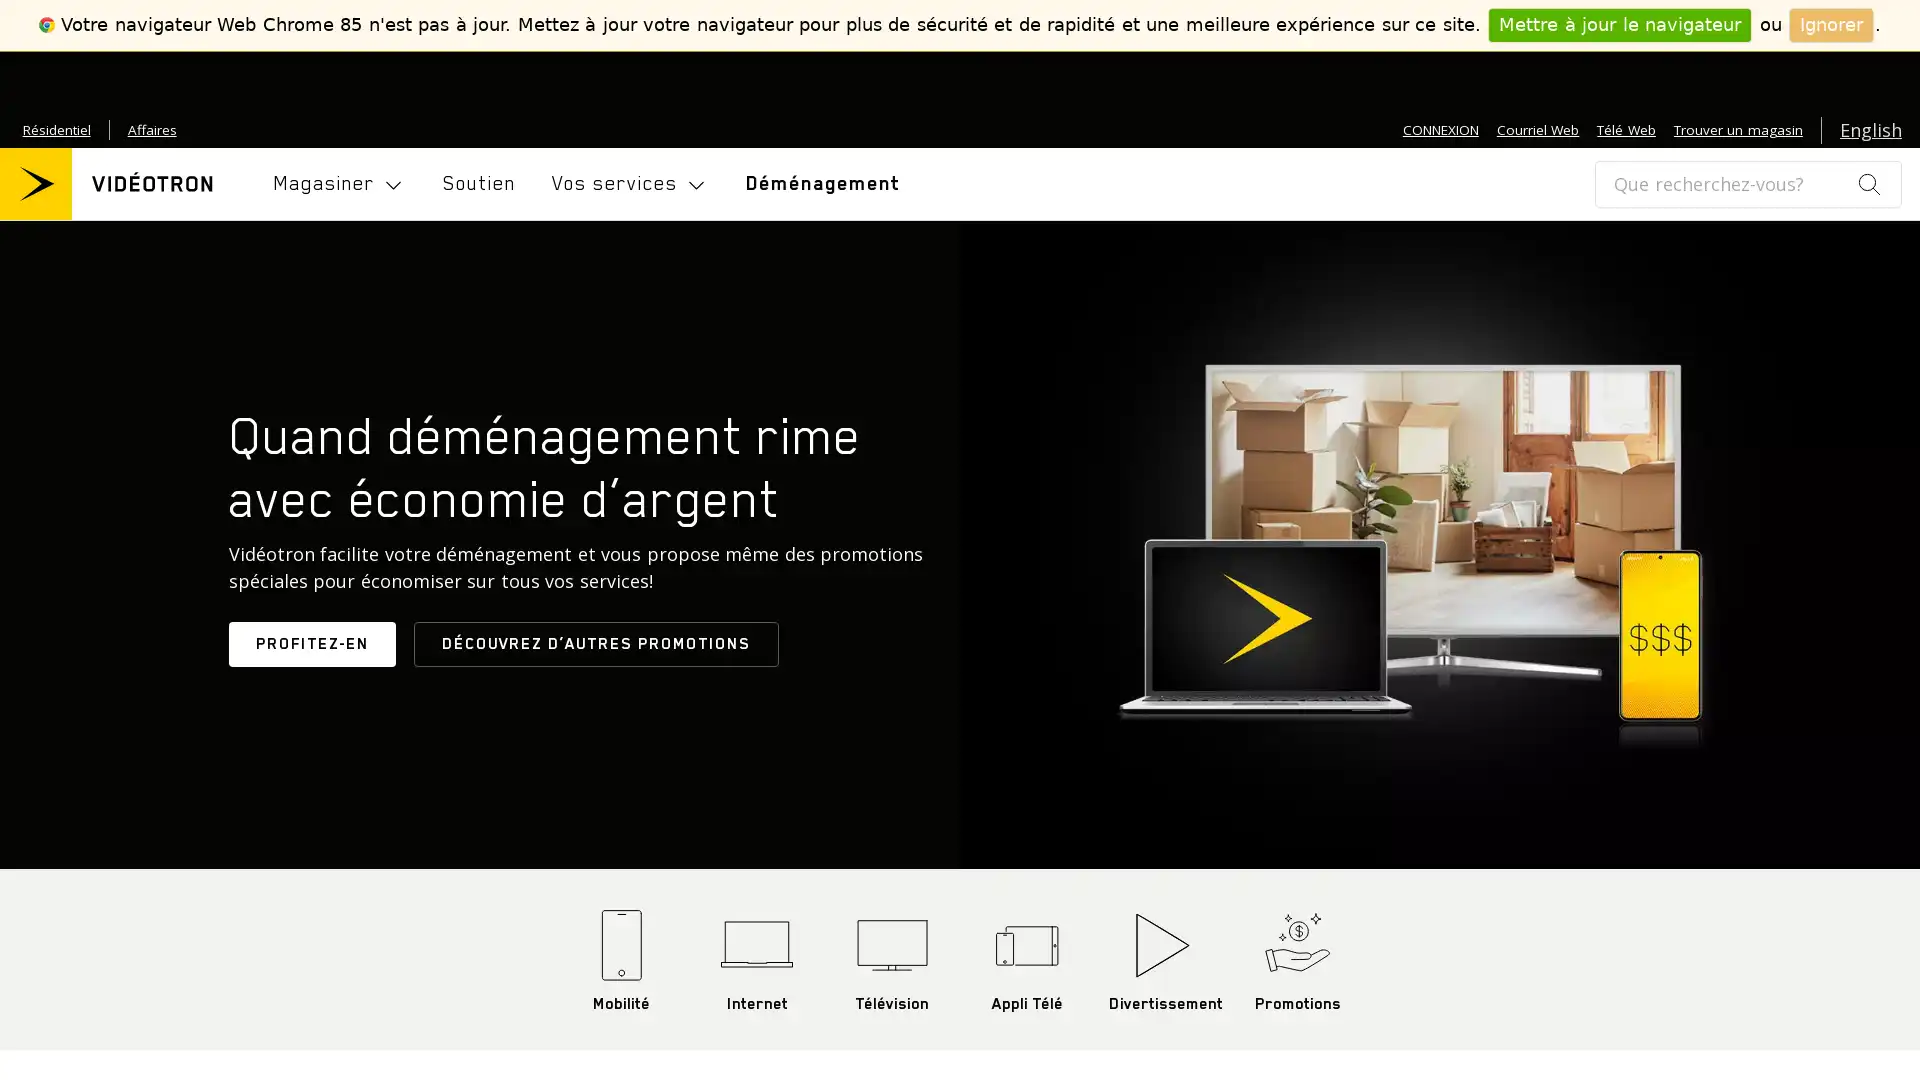 This screenshot has height=1080, width=1920. What do you see at coordinates (1867, 183) in the screenshot?
I see `search` at bounding box center [1867, 183].